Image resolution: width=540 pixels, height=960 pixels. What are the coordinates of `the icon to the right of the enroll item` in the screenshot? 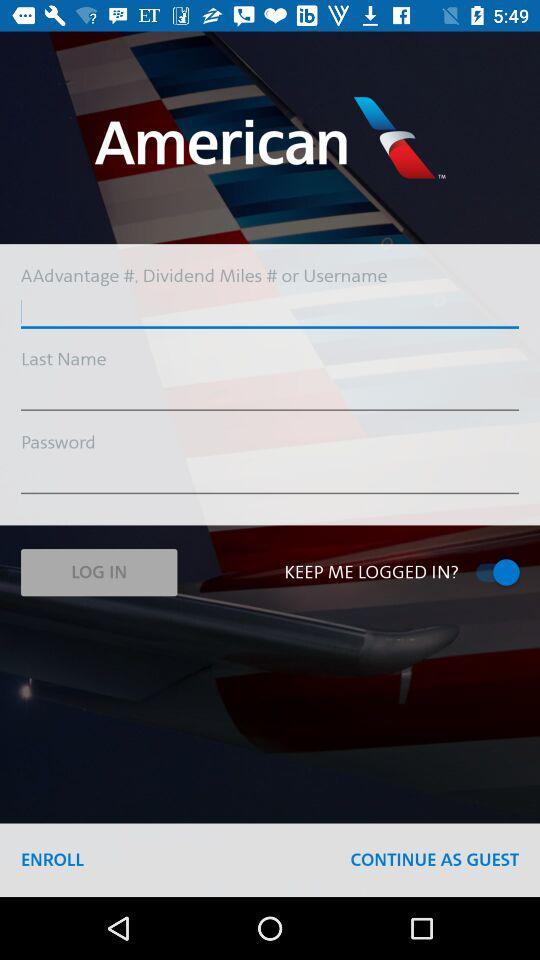 It's located at (433, 859).